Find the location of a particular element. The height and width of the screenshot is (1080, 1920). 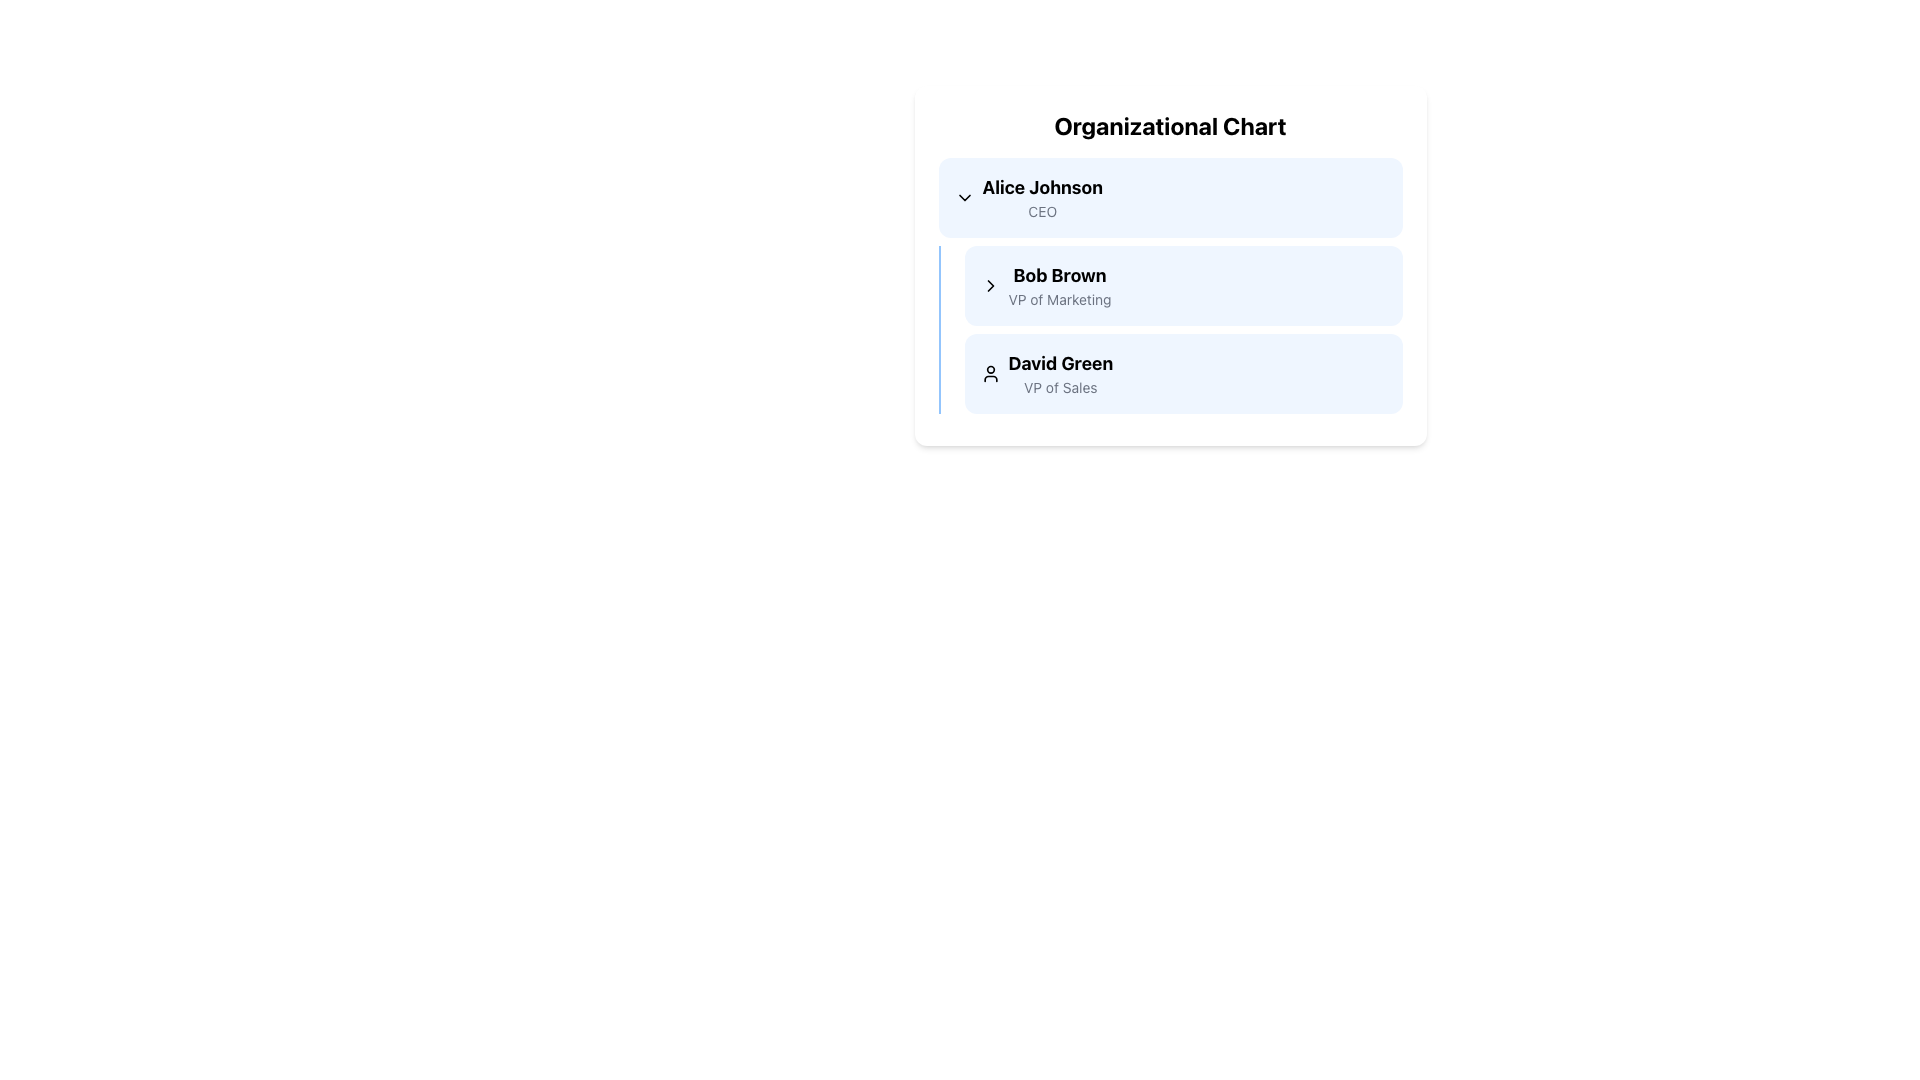

the second card displaying 'Bob Brown' with the title 'VP of Marketing' in the organizational chart is located at coordinates (1170, 265).